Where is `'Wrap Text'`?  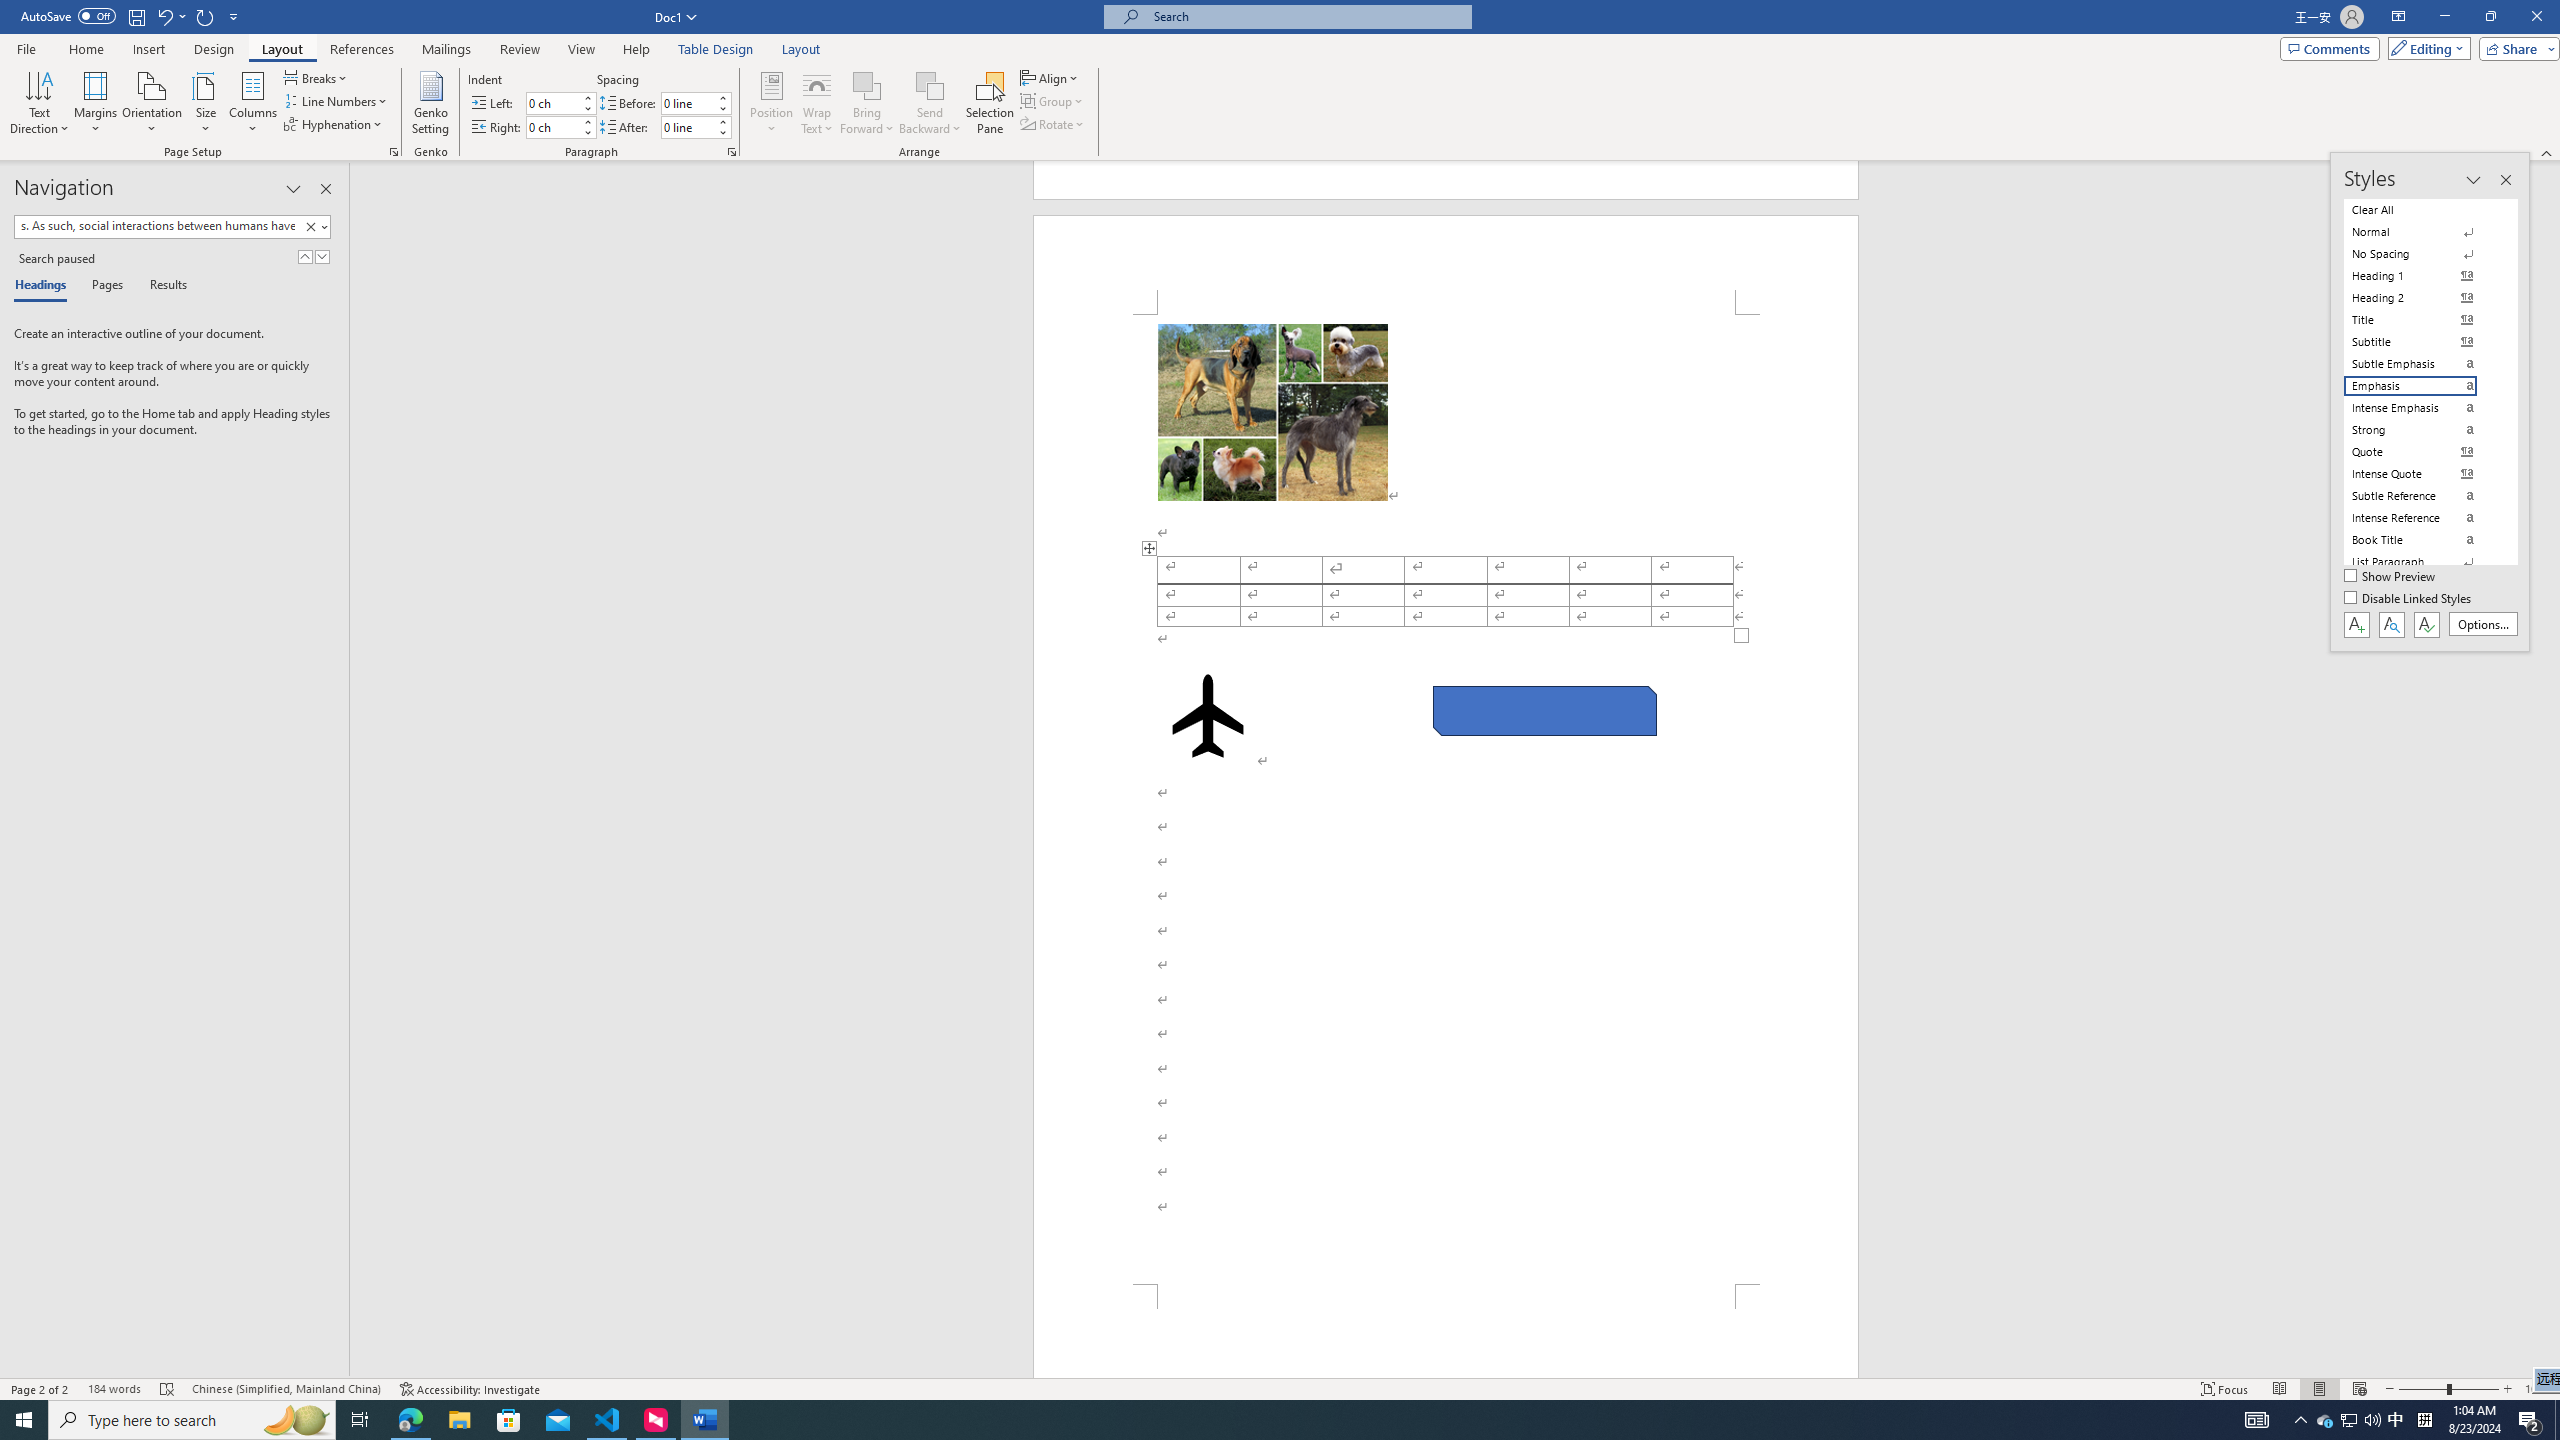
'Wrap Text' is located at coordinates (815, 103).